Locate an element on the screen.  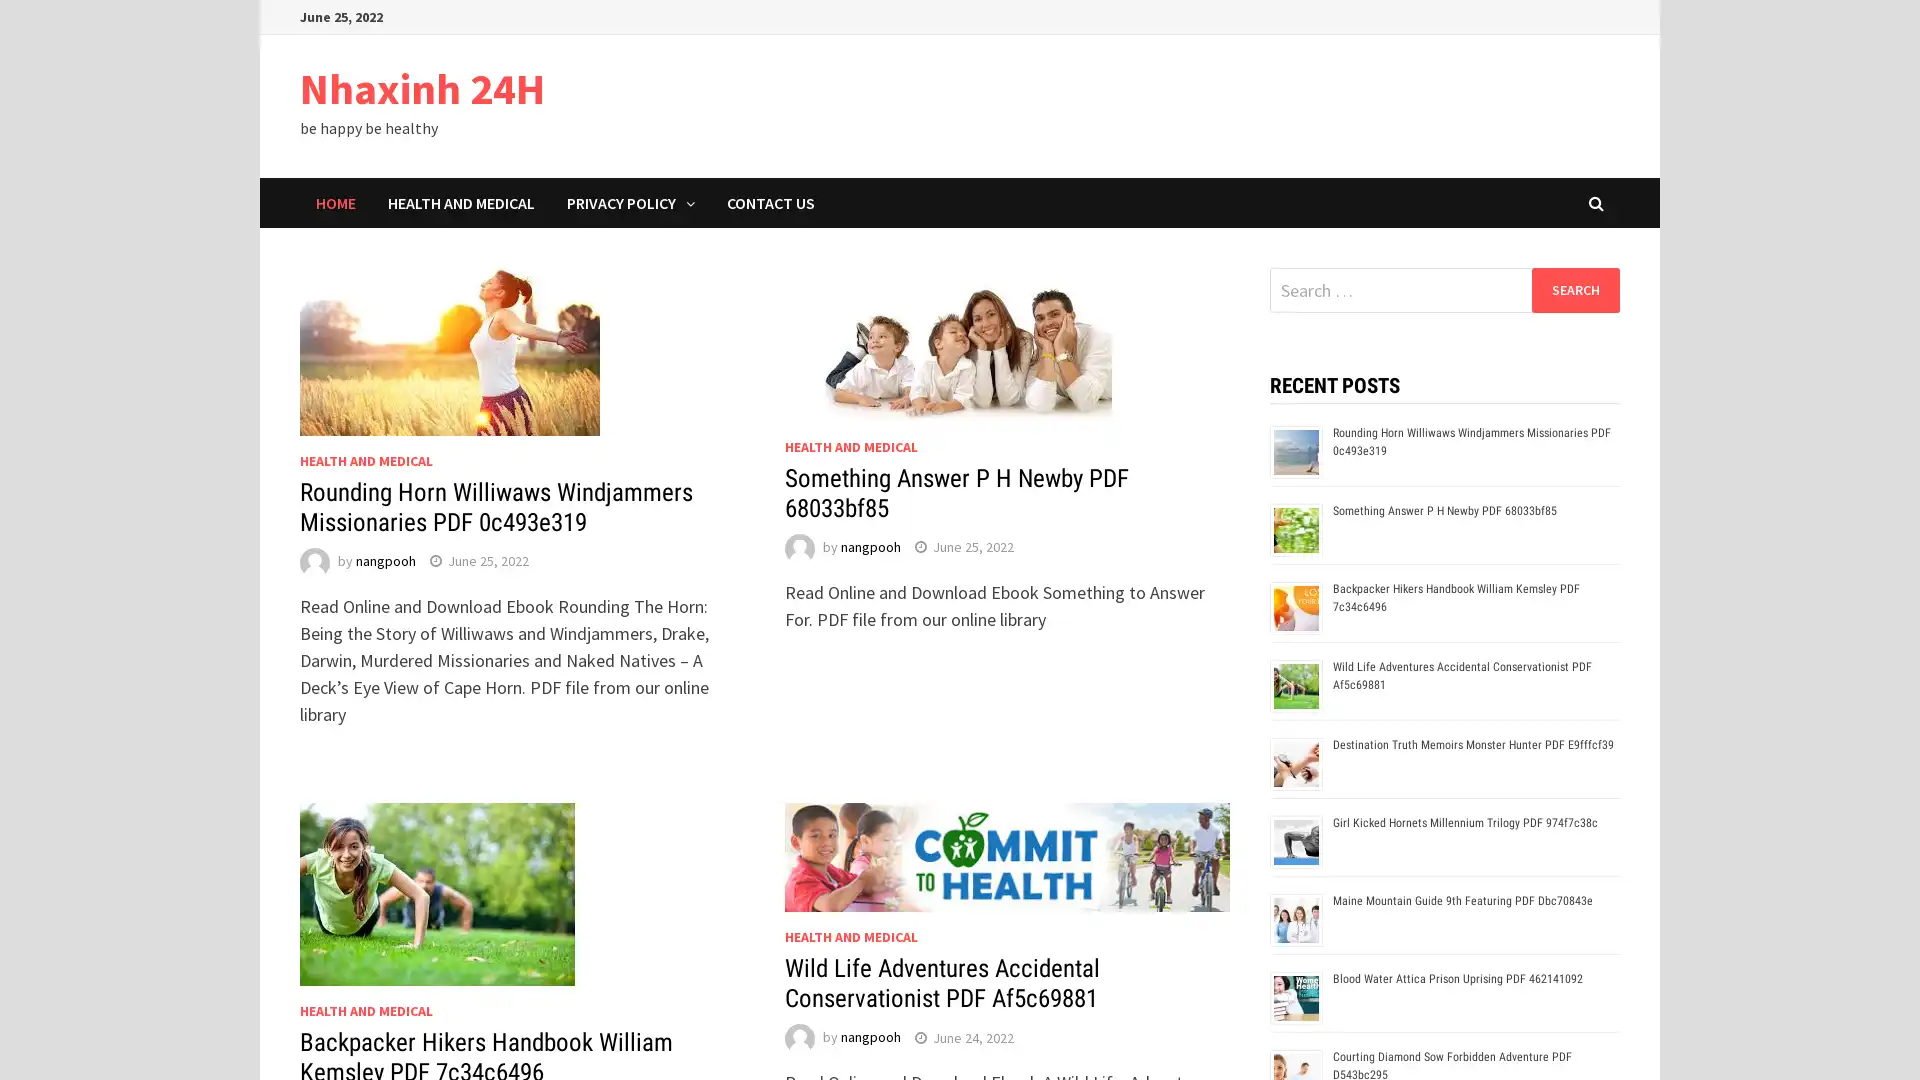
Search is located at coordinates (1574, 289).